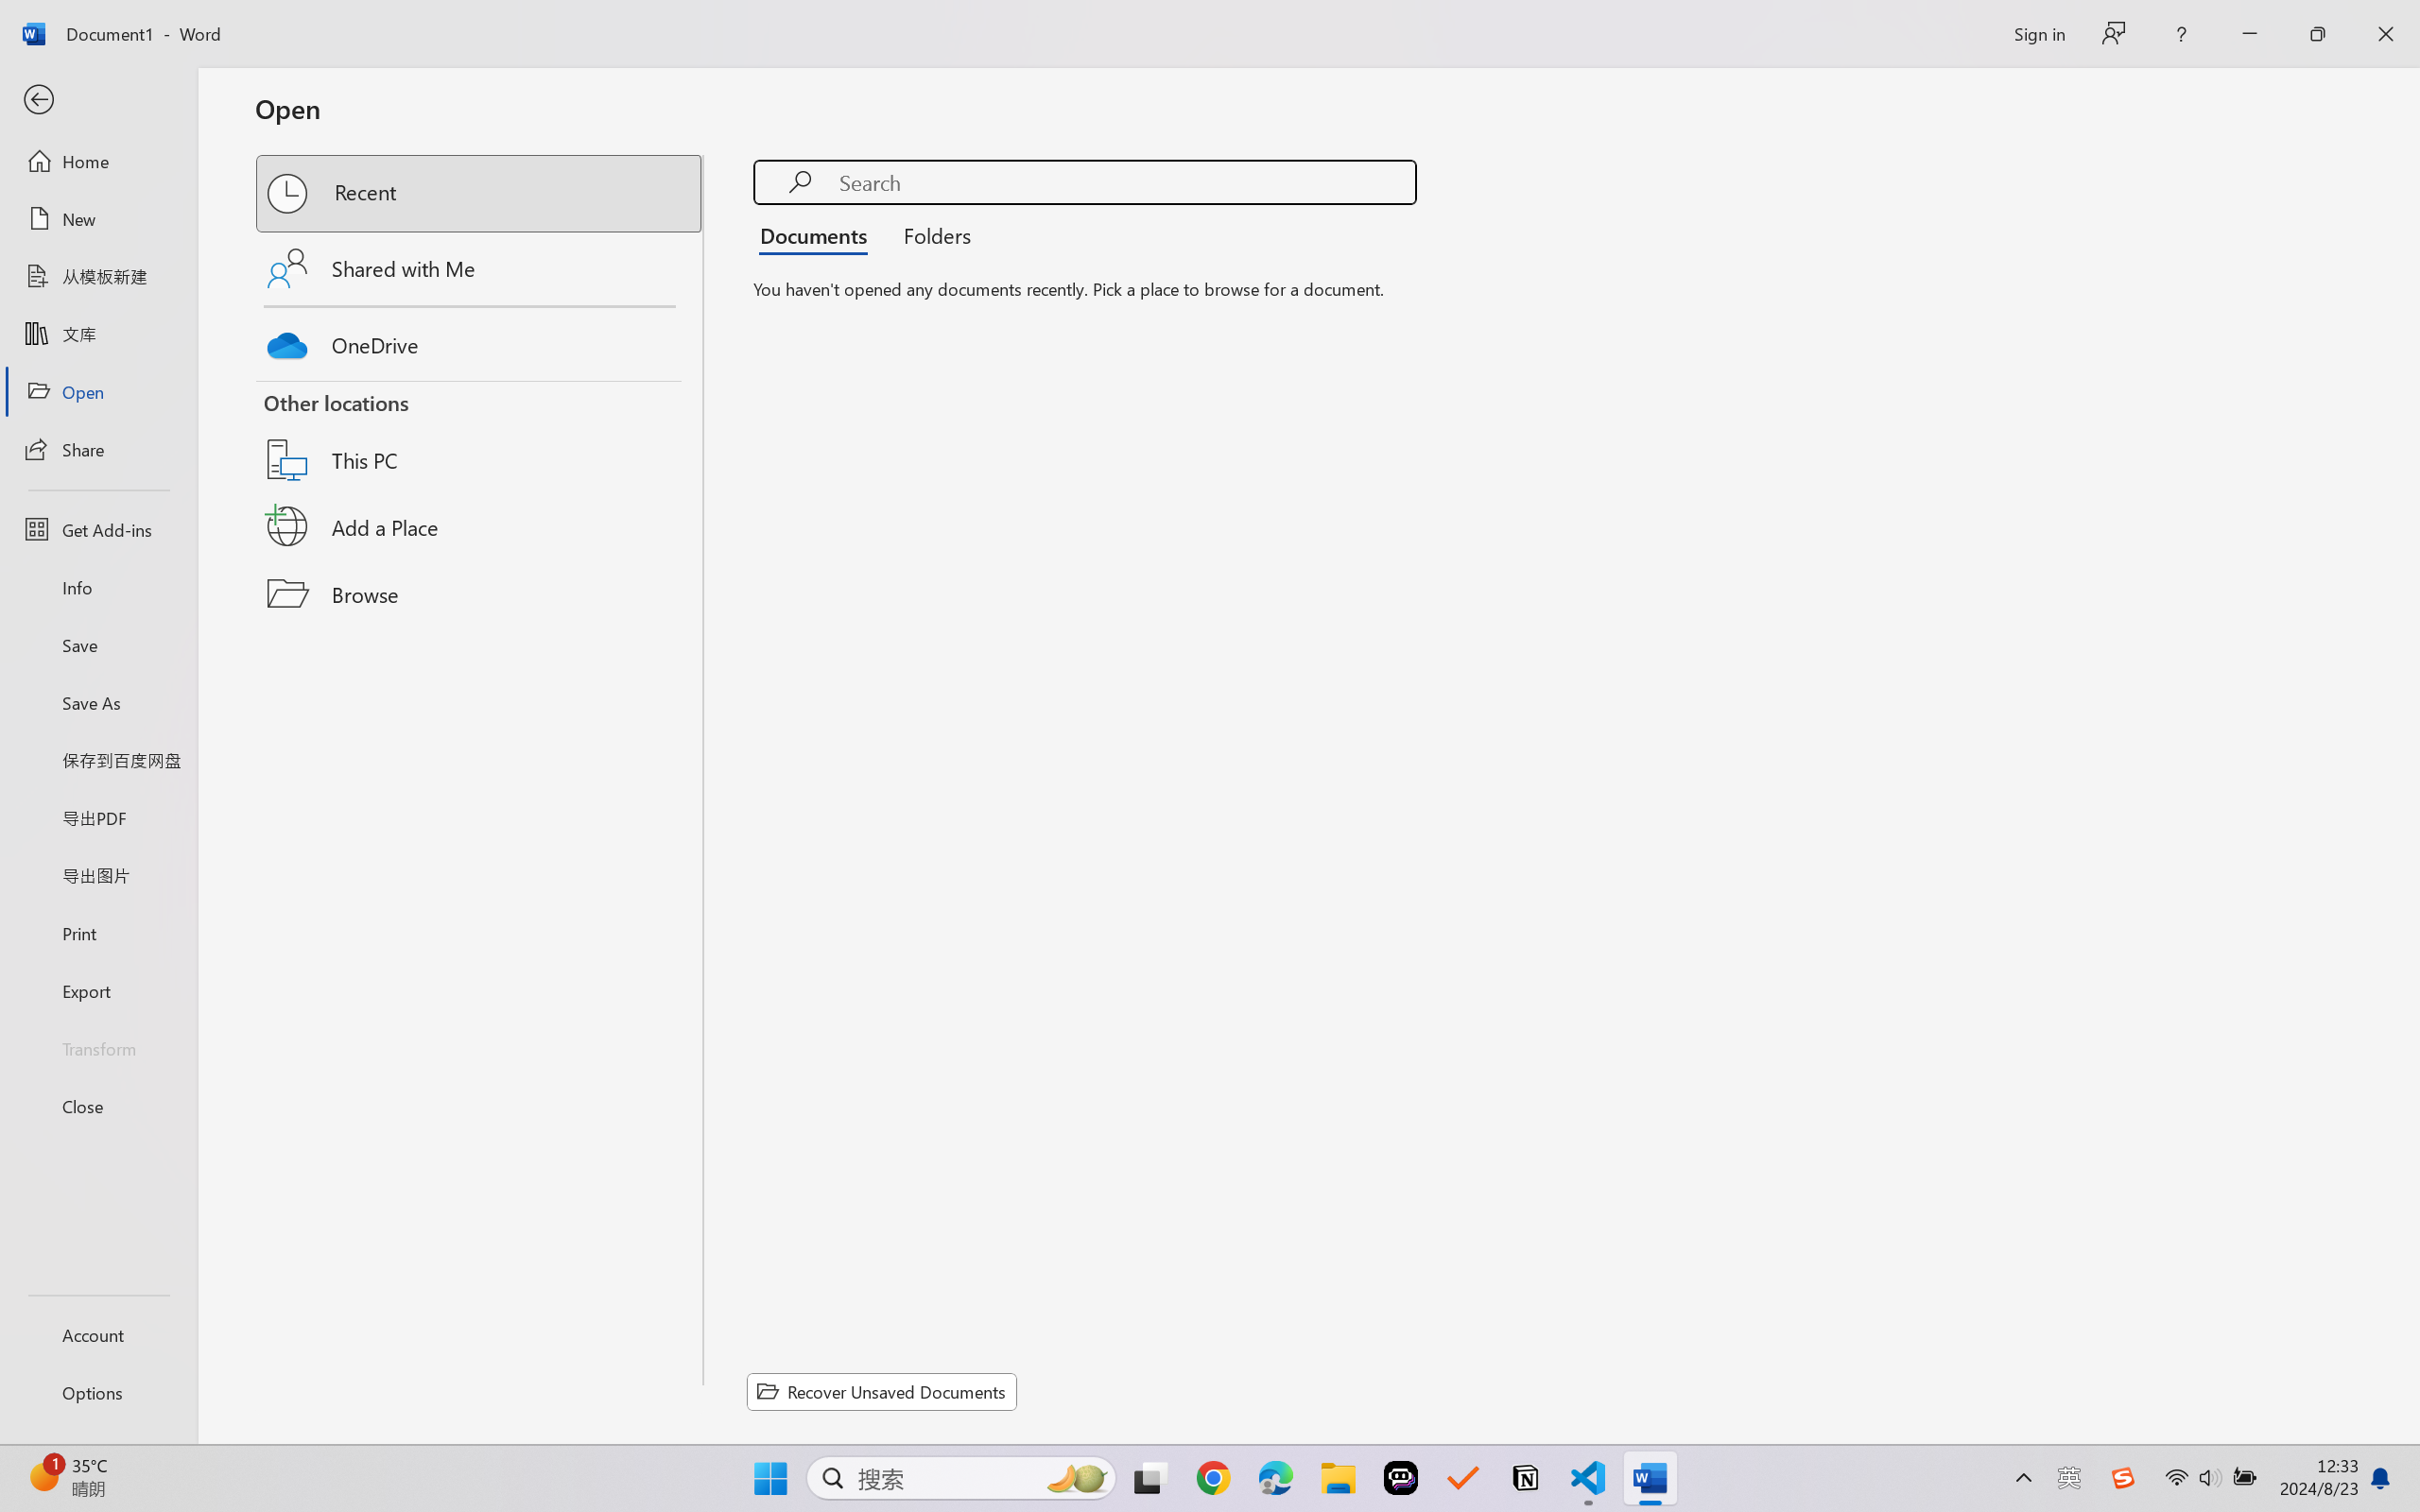 The image size is (2420, 1512). Describe the element at coordinates (97, 217) in the screenshot. I see `'New'` at that location.